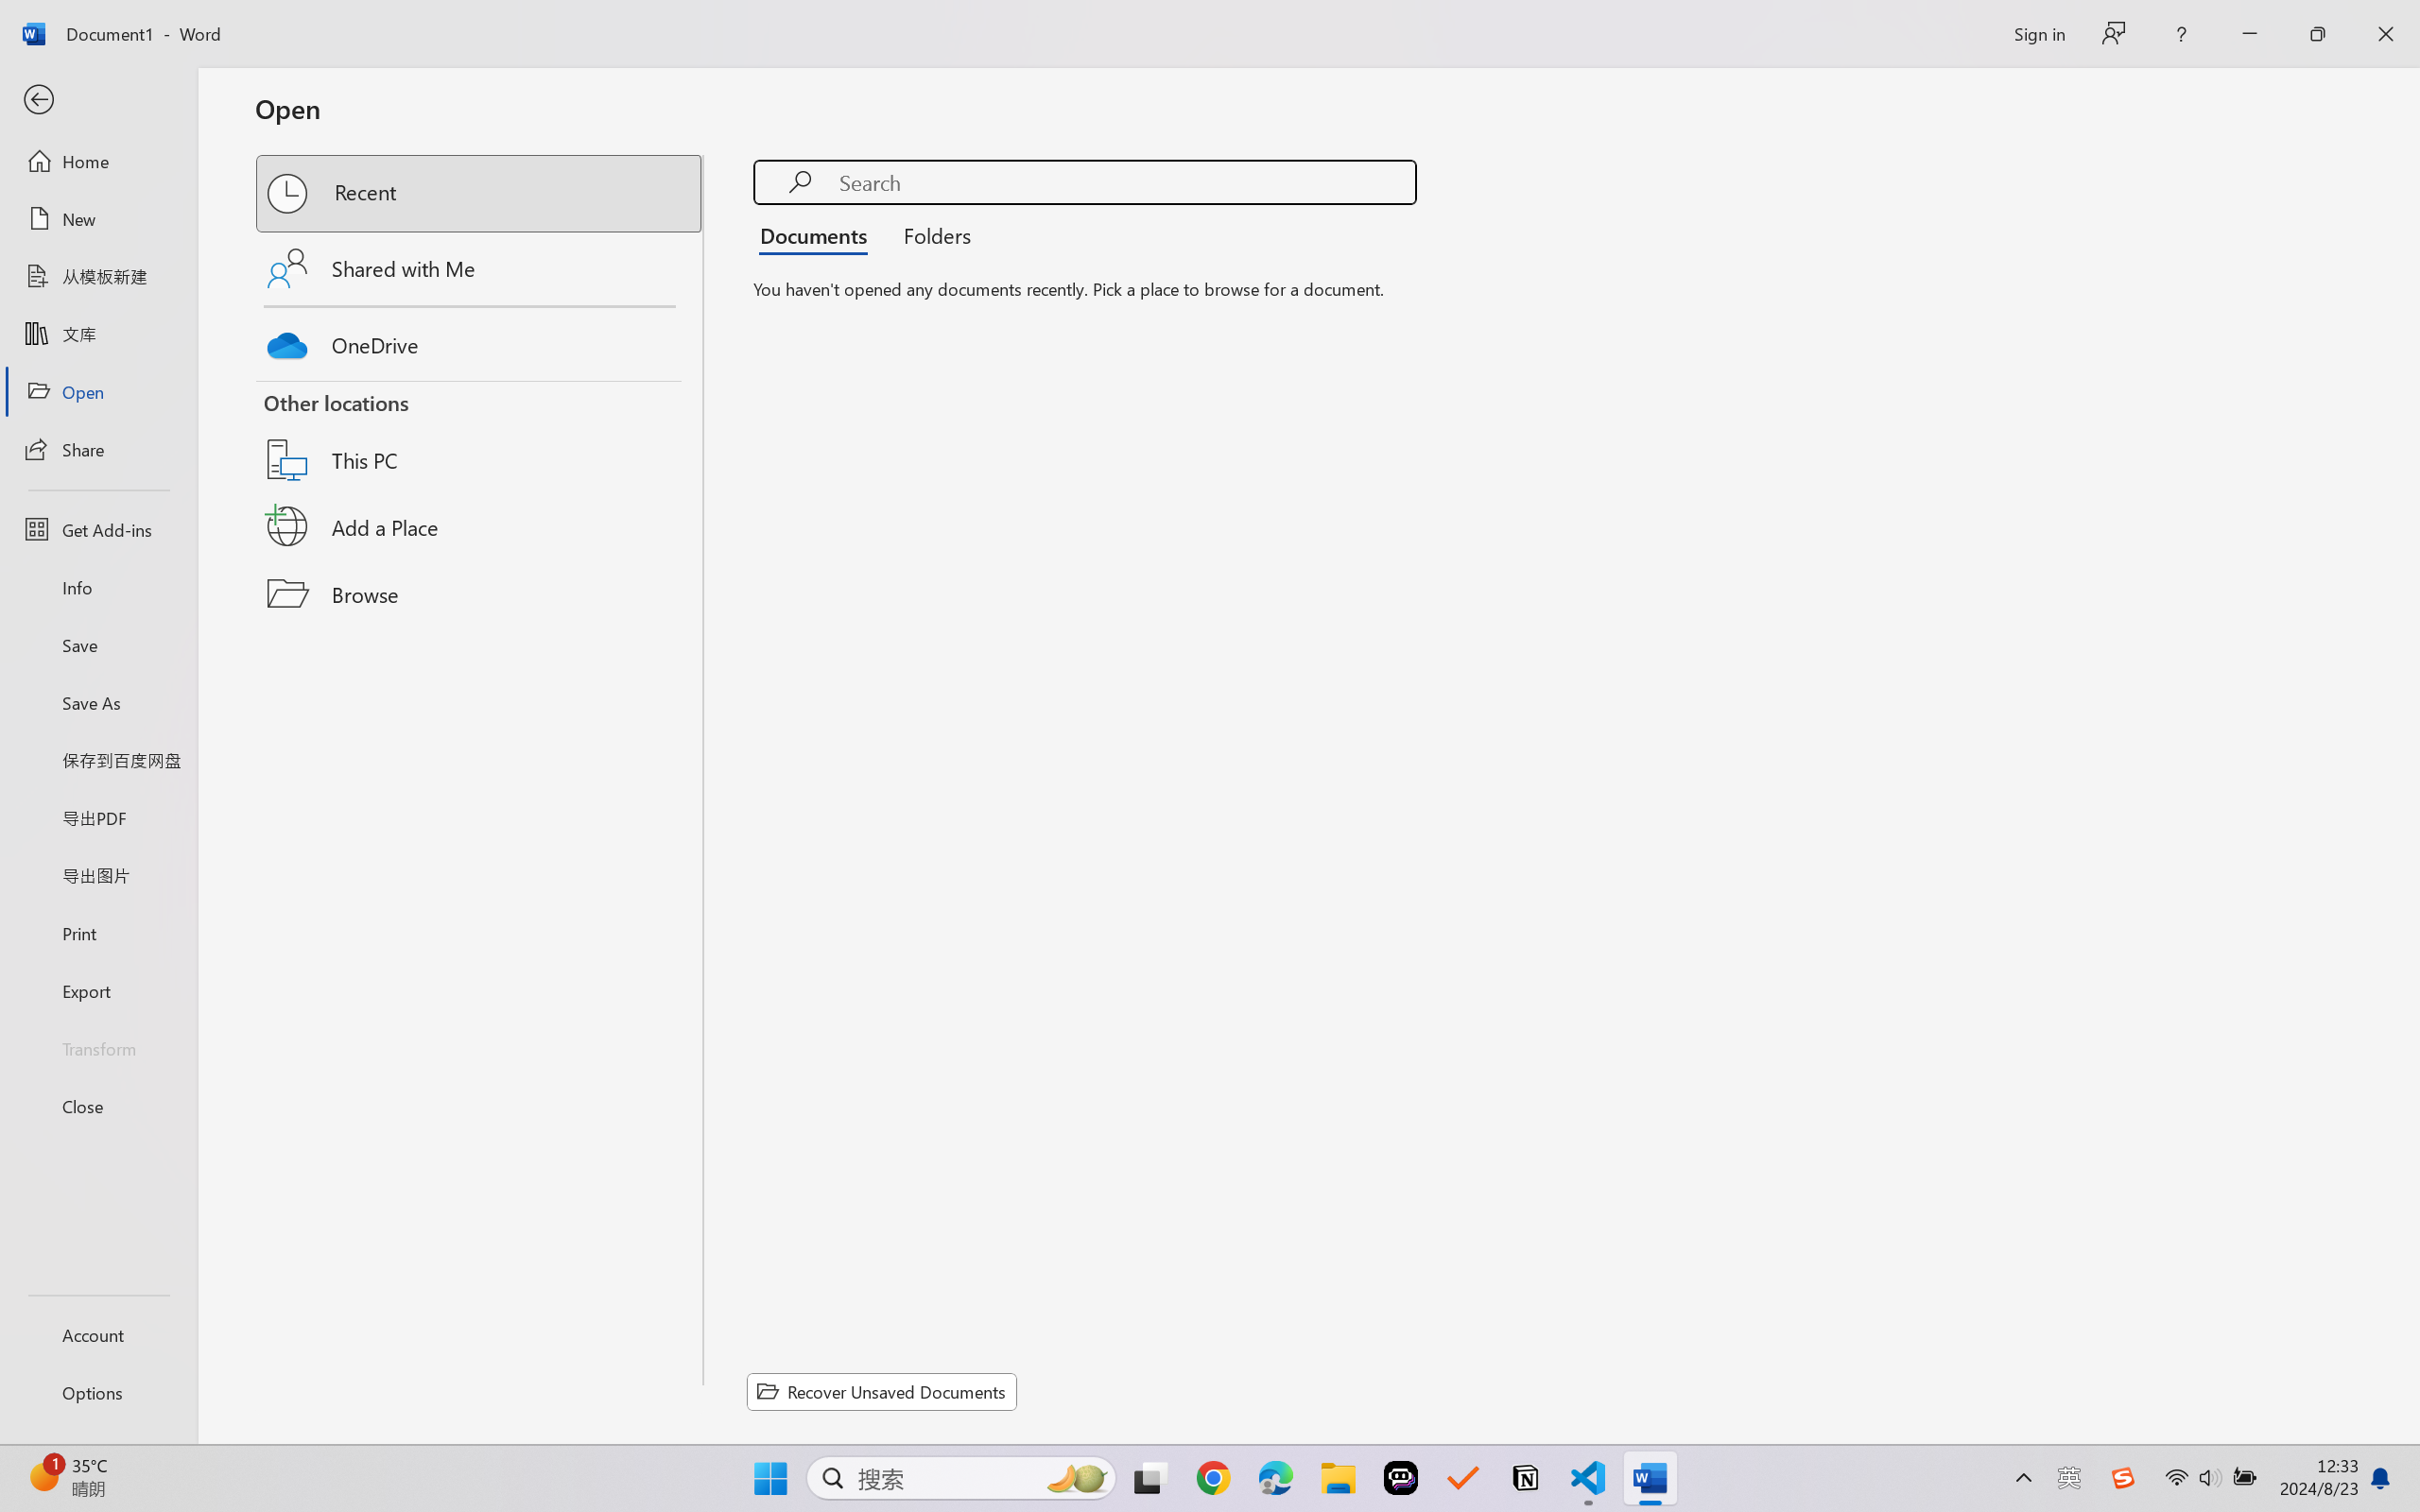 The image size is (2420, 1512). Describe the element at coordinates (97, 217) in the screenshot. I see `'New'` at that location.